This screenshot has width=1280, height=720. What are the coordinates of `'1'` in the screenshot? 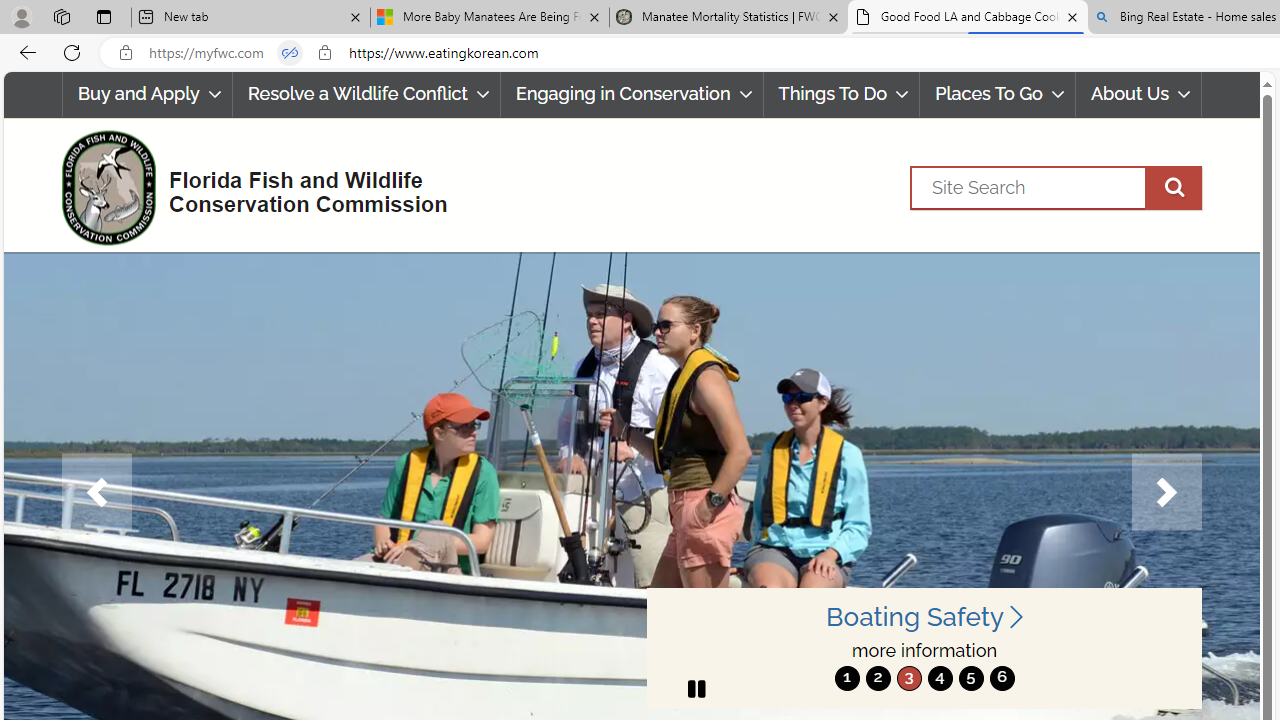 It's located at (847, 677).